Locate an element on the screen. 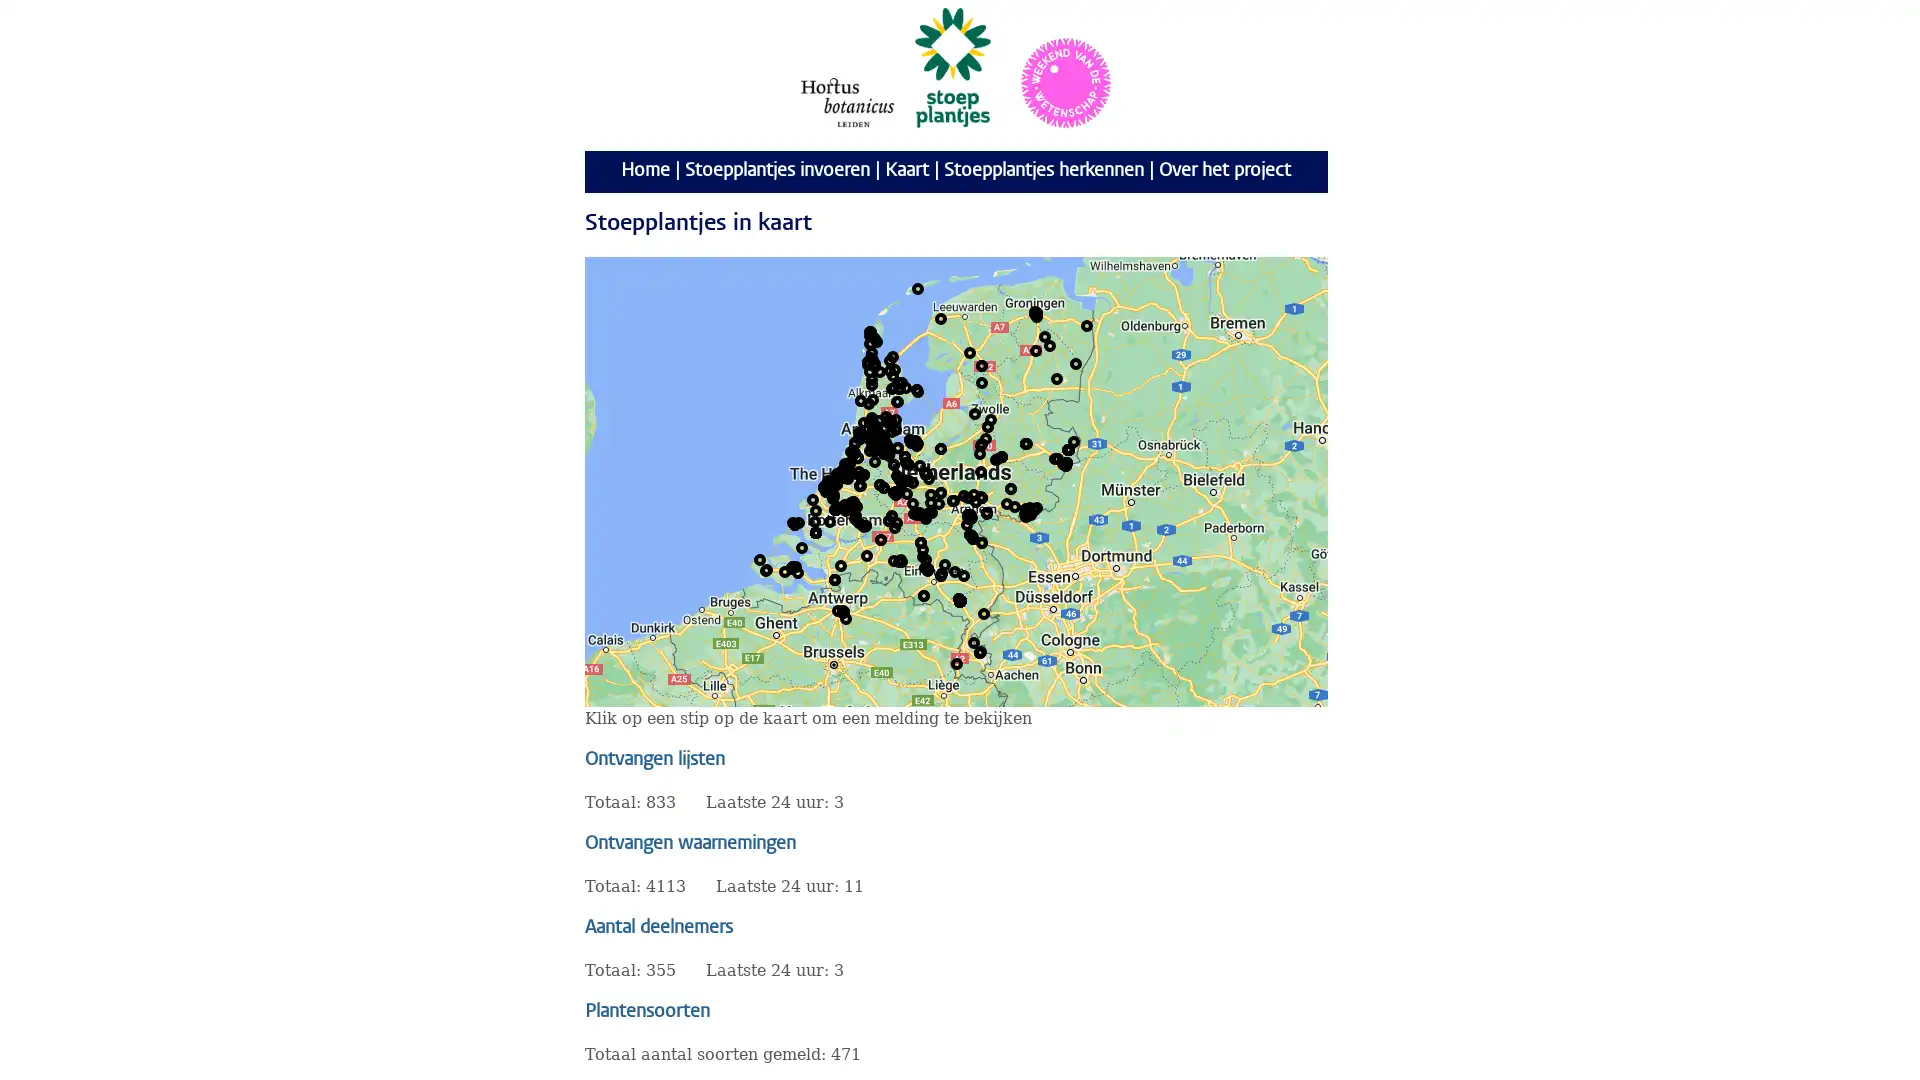 The width and height of the screenshot is (1920, 1080). Telling van Marcel Meijer Hof op 19 januari 2022 is located at coordinates (1063, 462).